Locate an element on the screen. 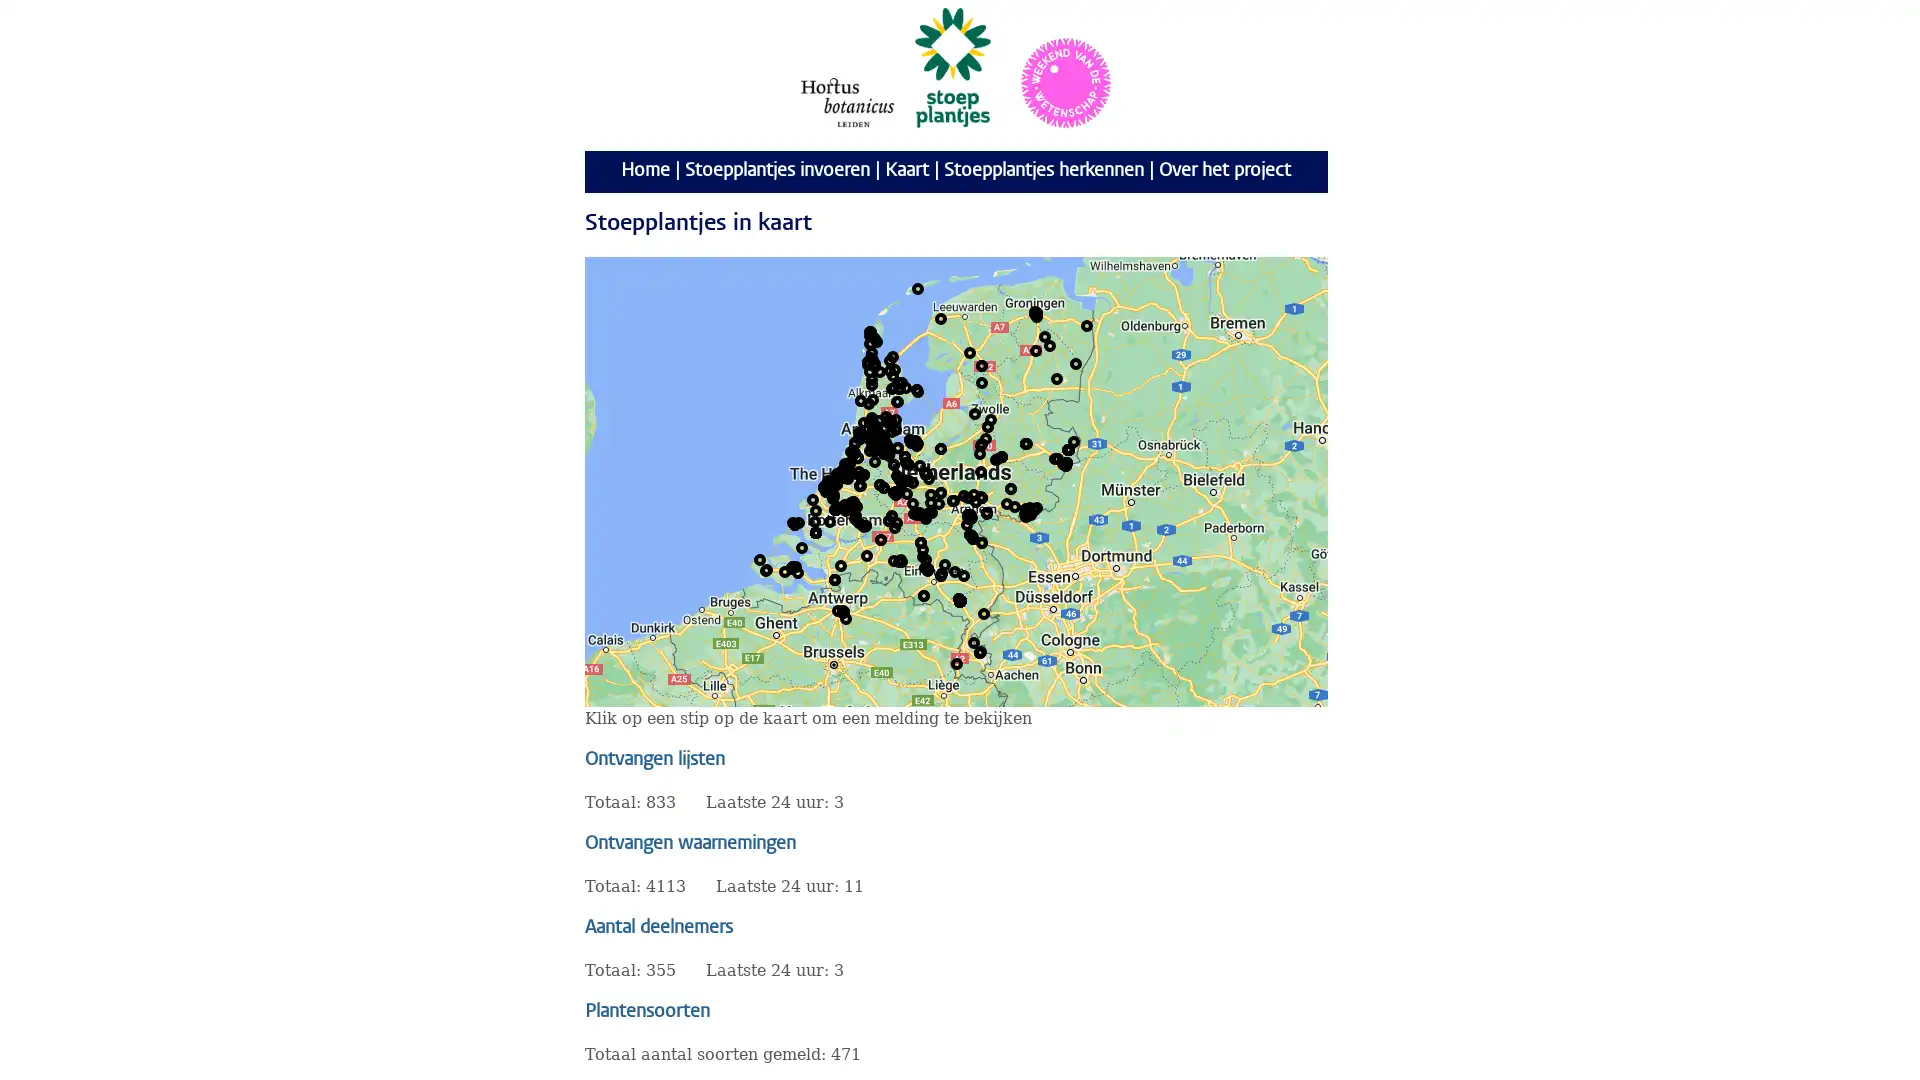 The width and height of the screenshot is (1920, 1080). Telling van Marcel Meijer Hof op 19 januari 2022 is located at coordinates (1063, 462).